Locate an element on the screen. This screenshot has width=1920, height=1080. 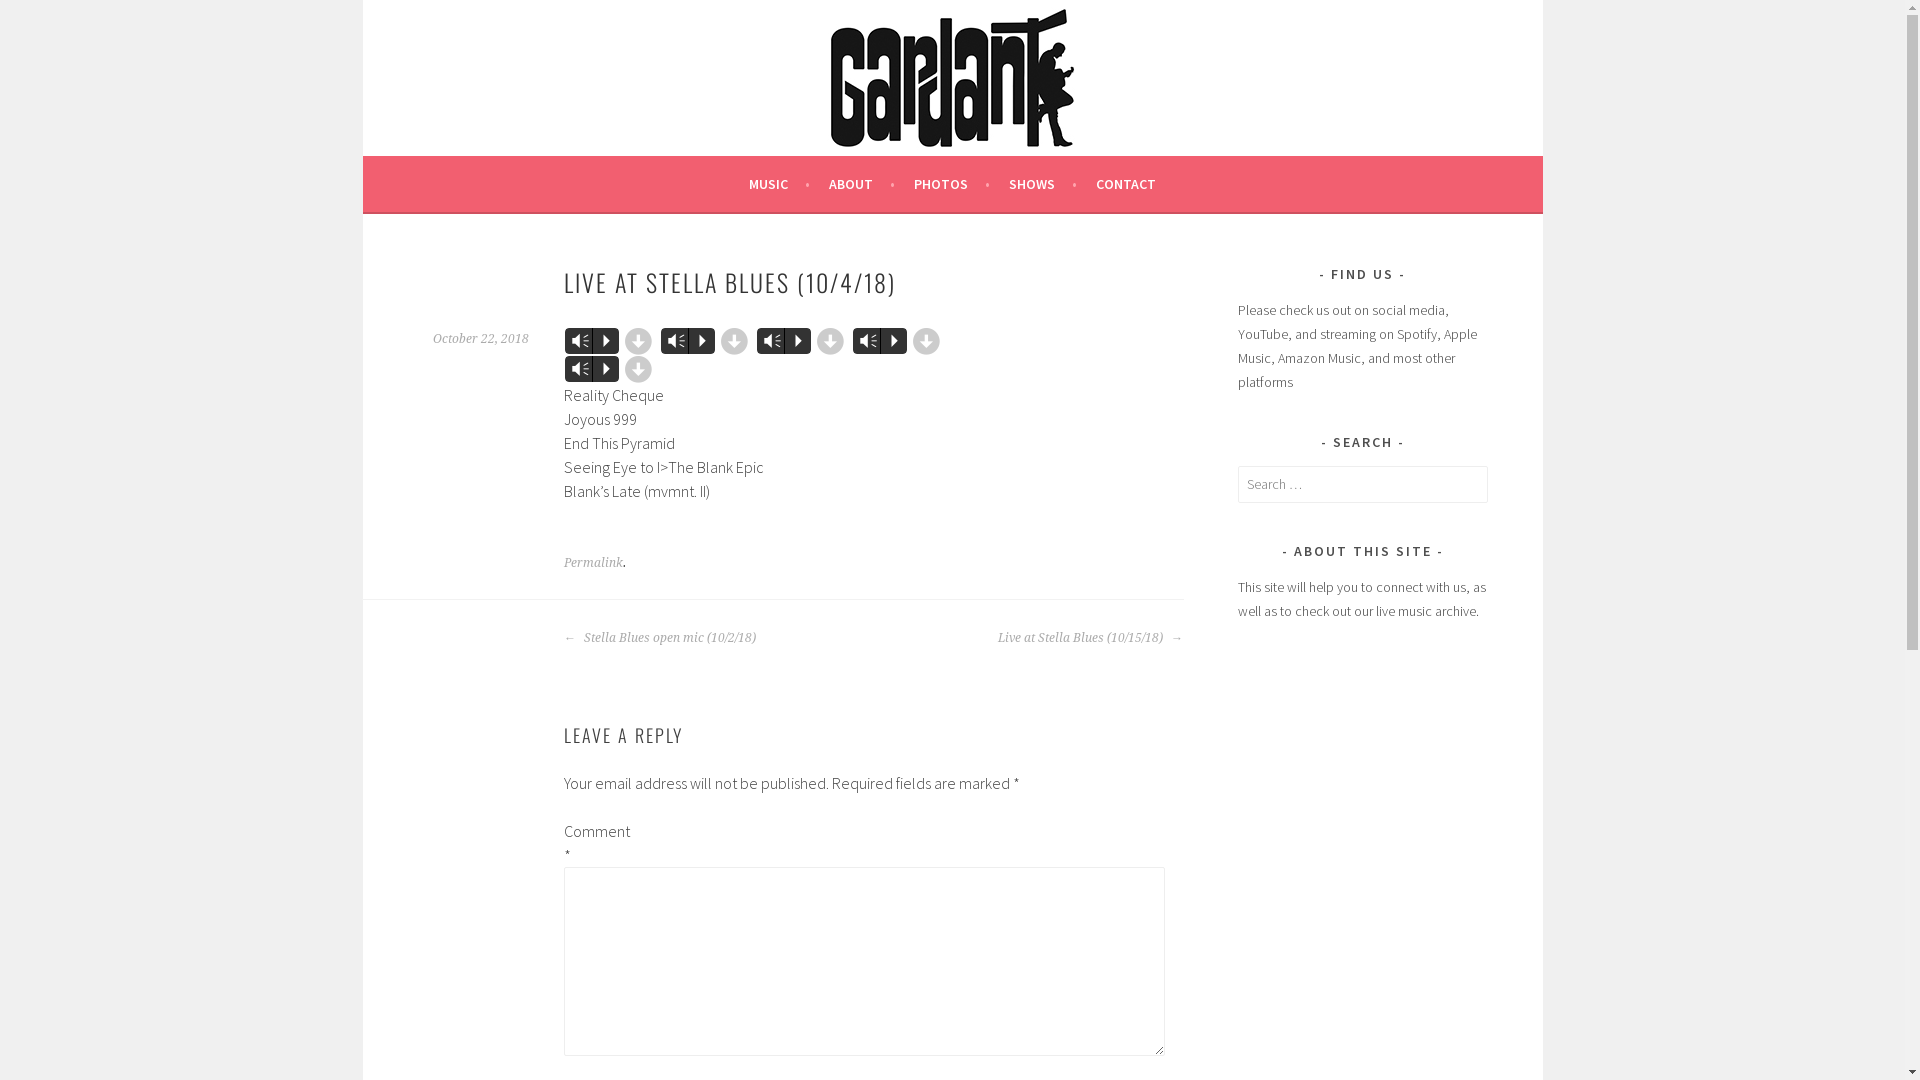
'd' is located at coordinates (637, 369).